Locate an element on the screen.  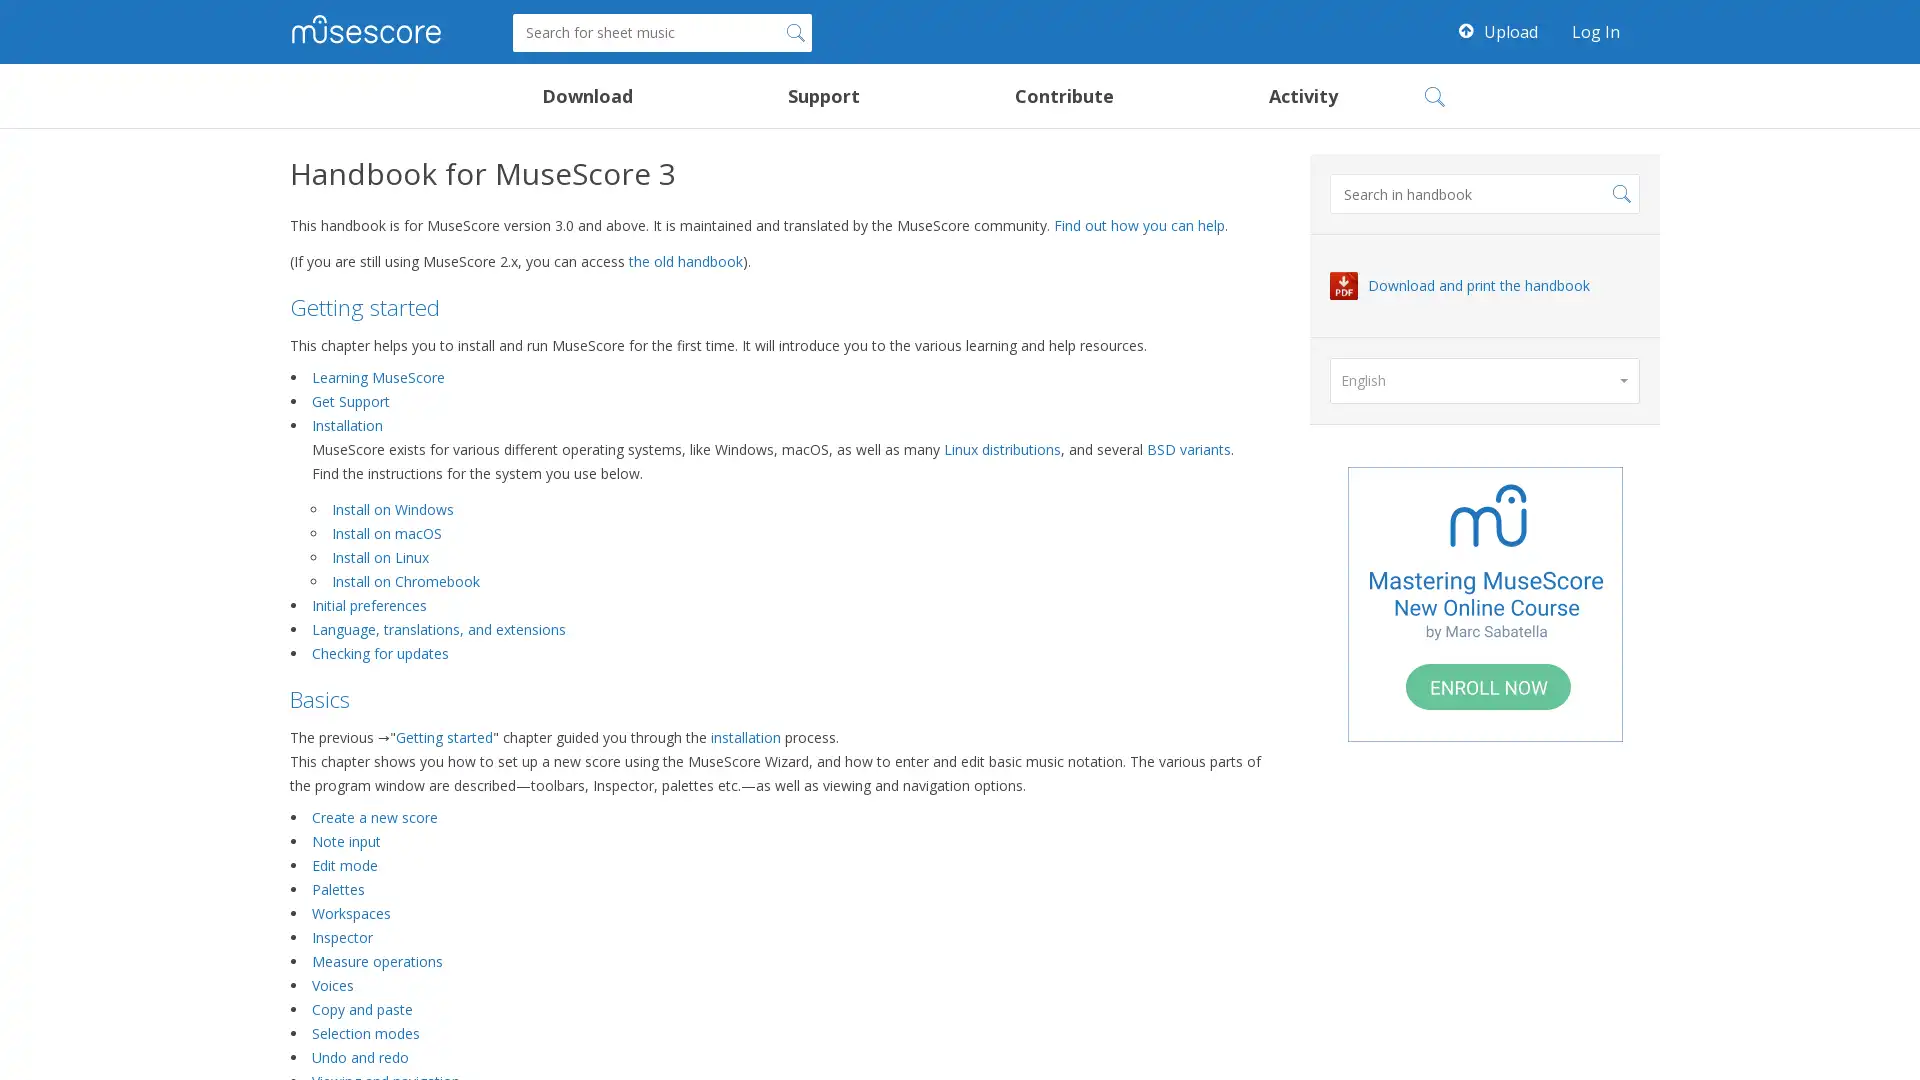
Search is located at coordinates (795, 33).